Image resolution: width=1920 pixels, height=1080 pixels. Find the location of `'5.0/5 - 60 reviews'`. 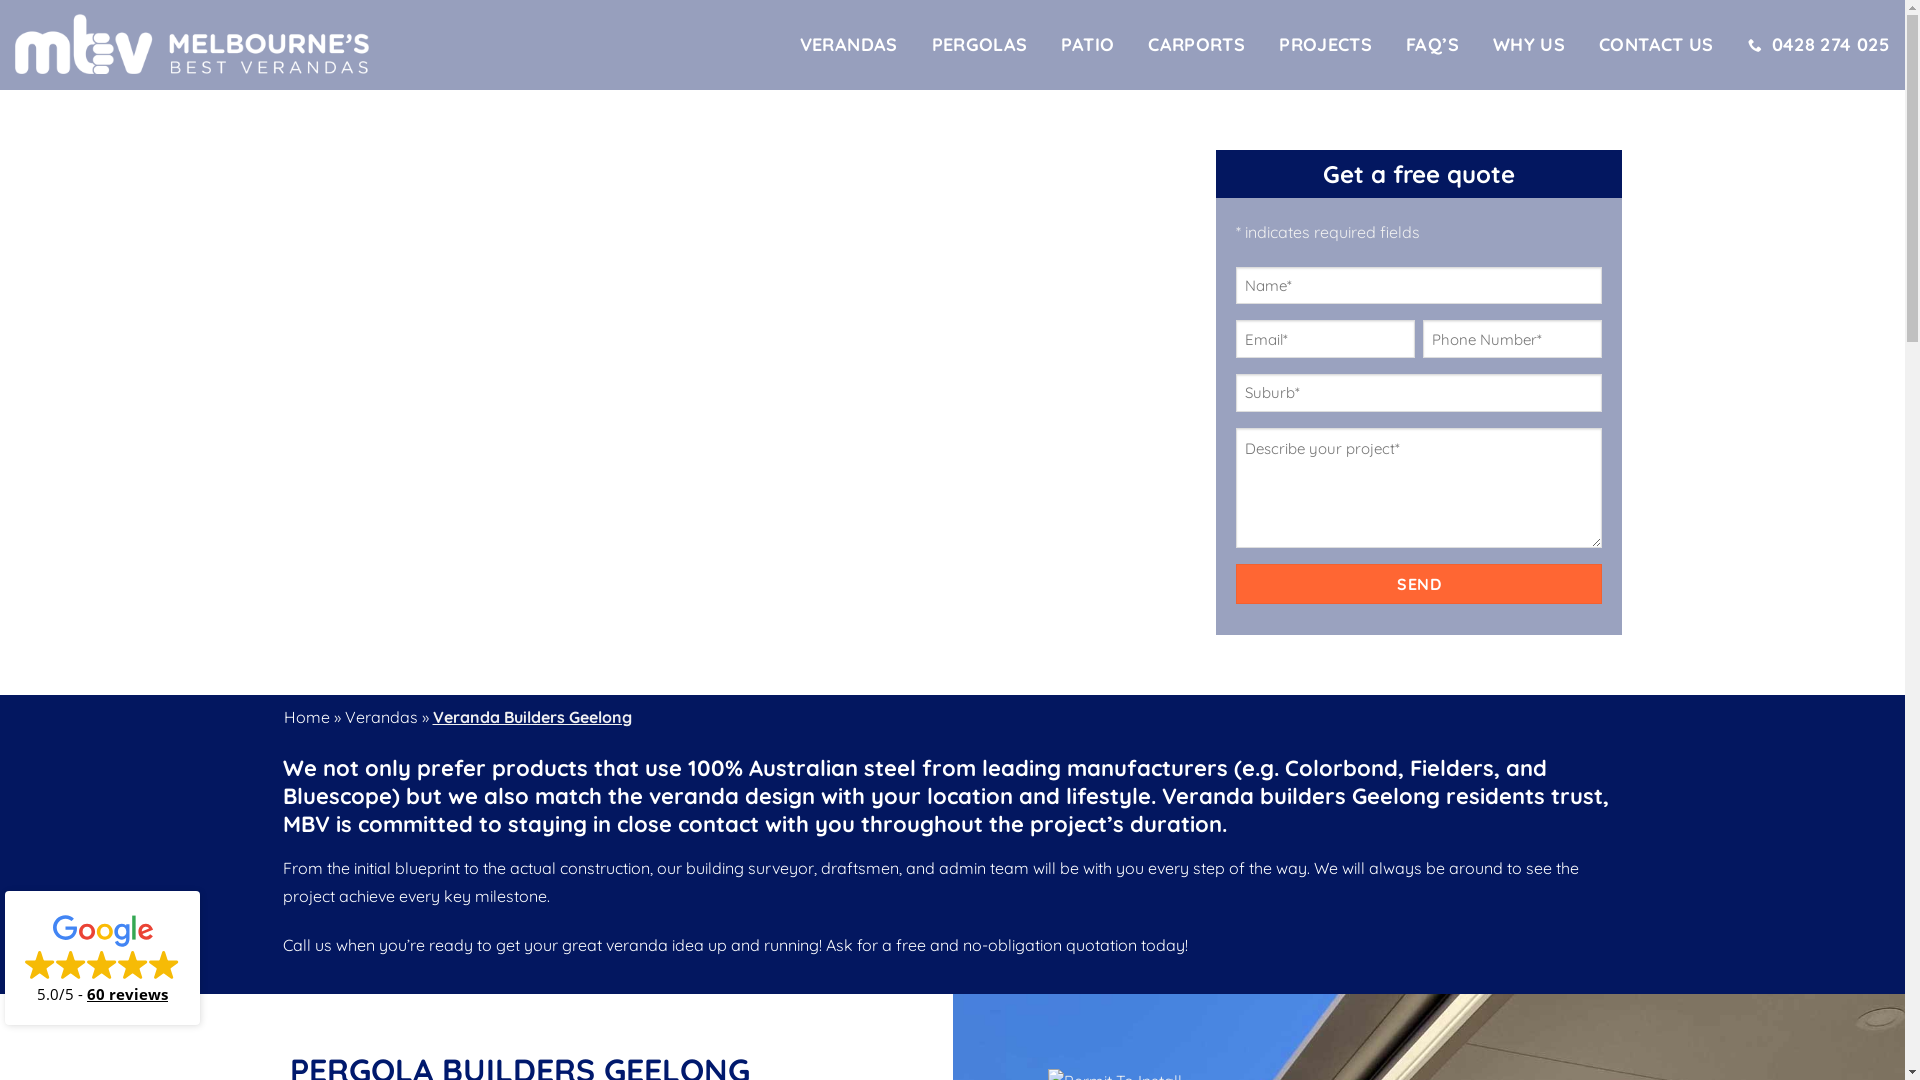

'5.0/5 - 60 reviews' is located at coordinates (101, 956).